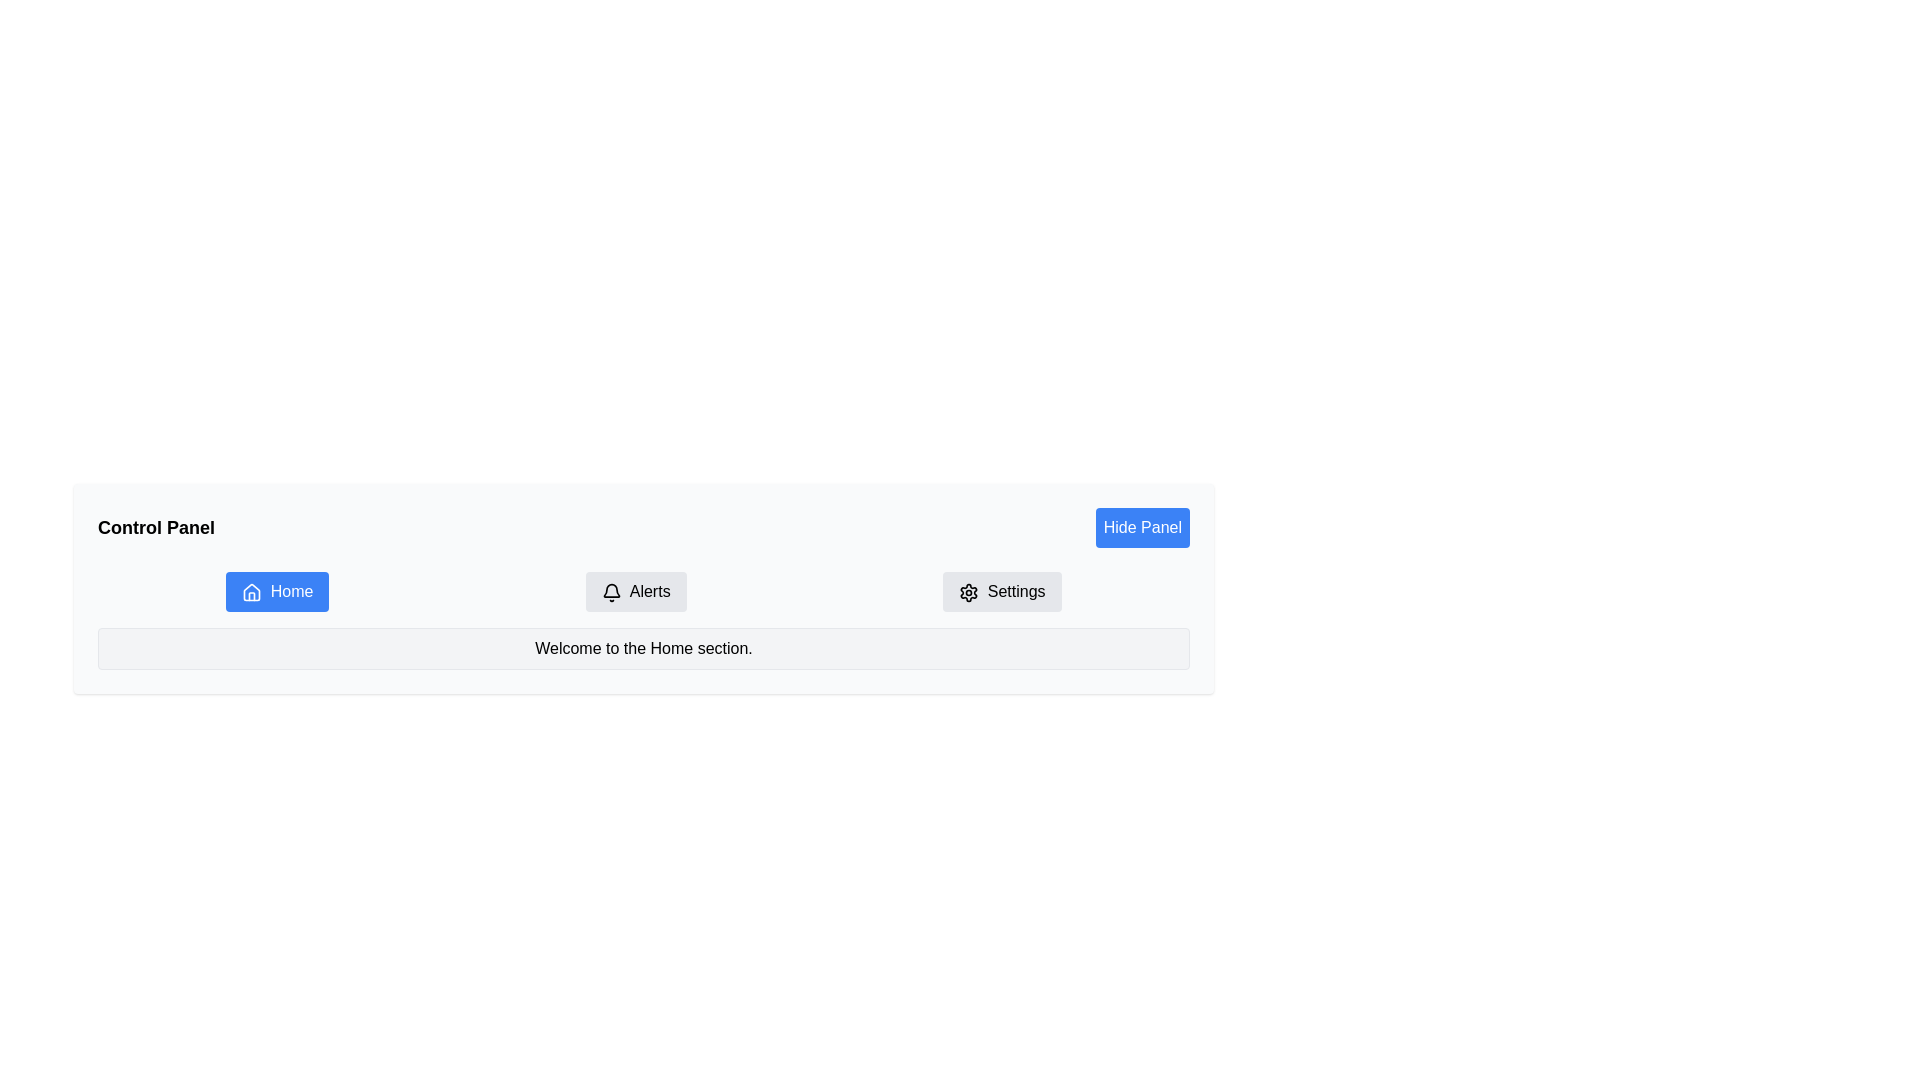 The height and width of the screenshot is (1080, 1920). Describe the element at coordinates (1002, 590) in the screenshot. I see `the button located in the navigation menu bar at the far right, which navigates users to the settings page` at that location.